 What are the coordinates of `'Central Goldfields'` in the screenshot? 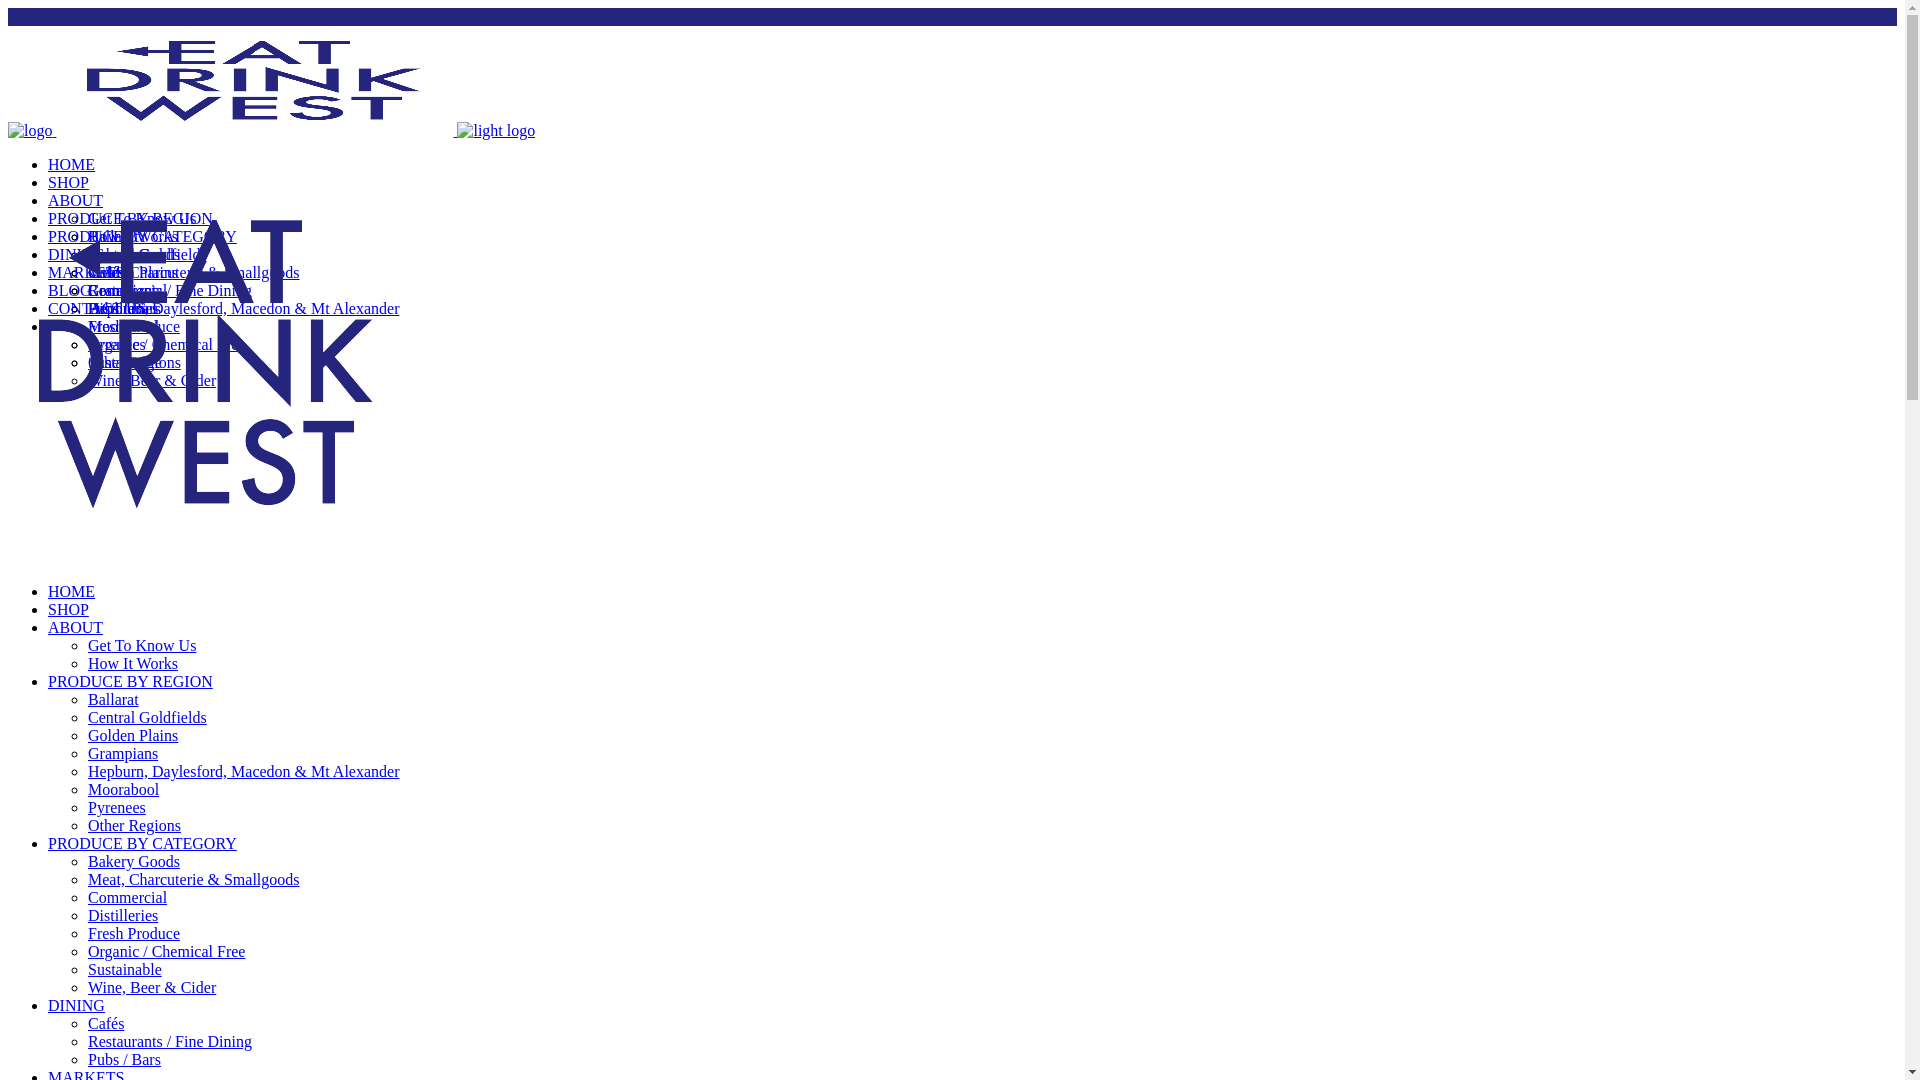 It's located at (86, 716).